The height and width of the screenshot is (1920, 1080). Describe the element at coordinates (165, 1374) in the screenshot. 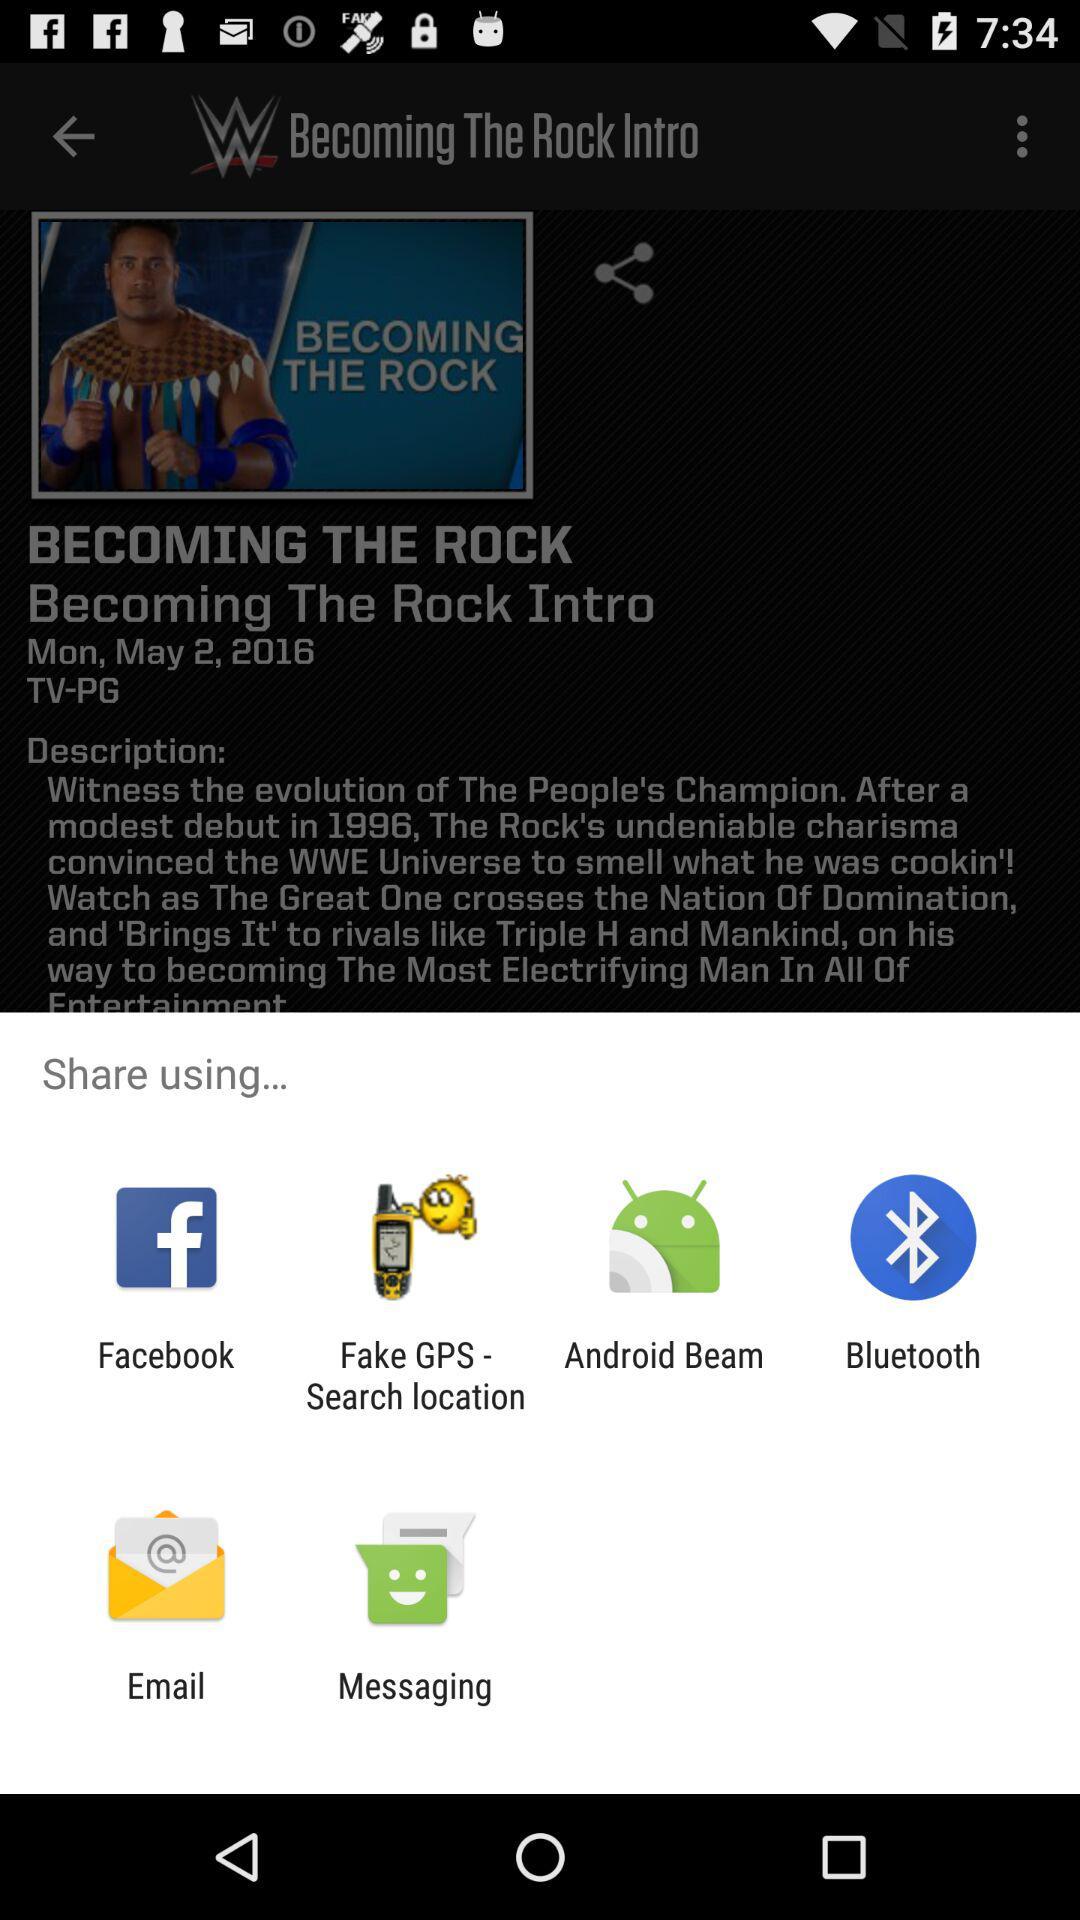

I see `the facebook item` at that location.